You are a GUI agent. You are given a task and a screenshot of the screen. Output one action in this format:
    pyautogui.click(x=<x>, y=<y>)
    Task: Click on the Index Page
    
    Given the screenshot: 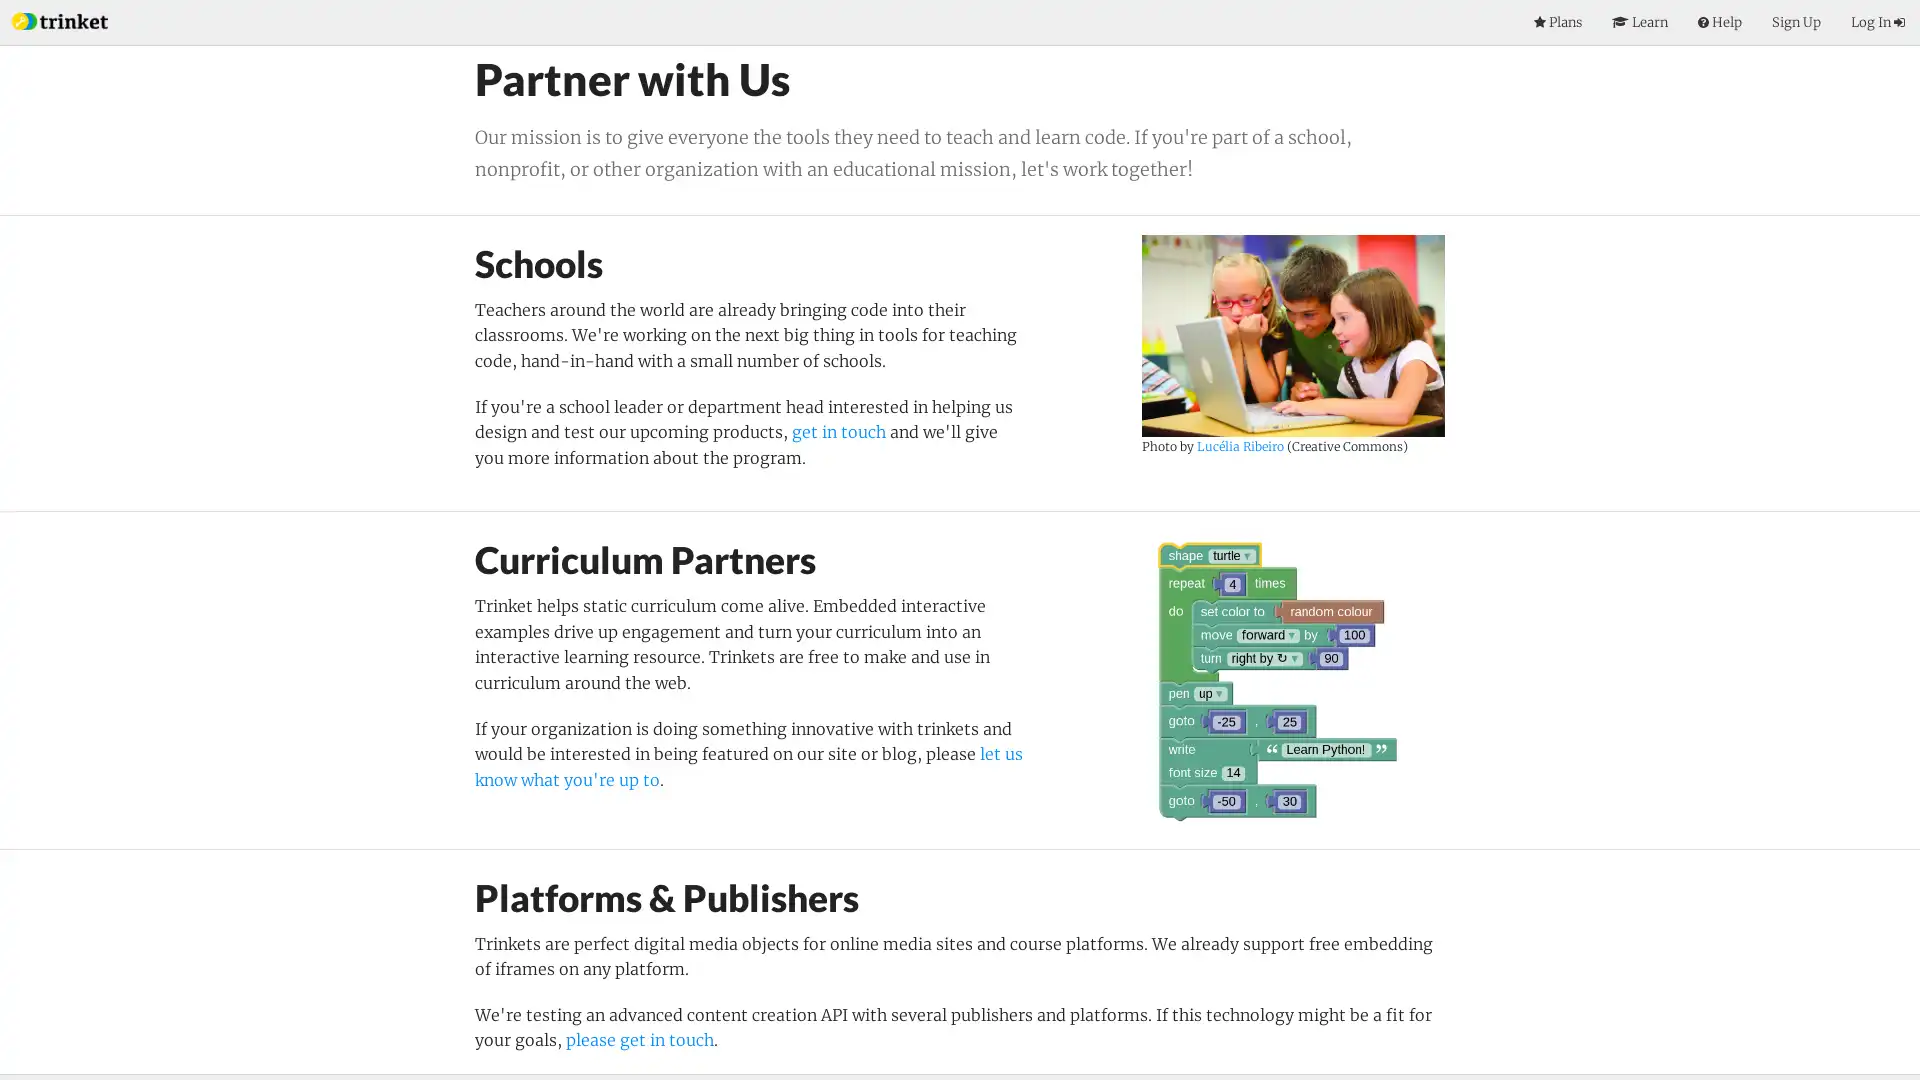 What is the action you would take?
    pyautogui.click(x=59, y=19)
    